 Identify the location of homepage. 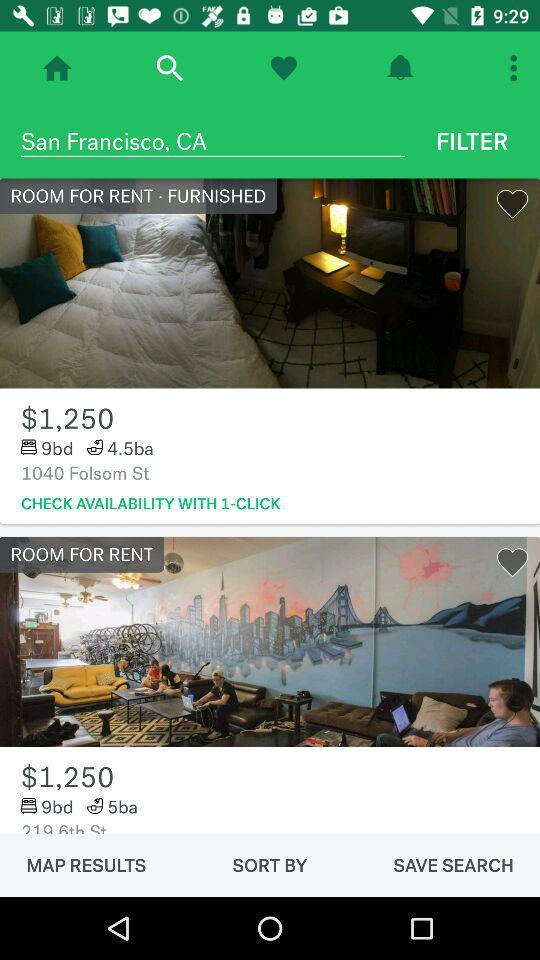
(57, 68).